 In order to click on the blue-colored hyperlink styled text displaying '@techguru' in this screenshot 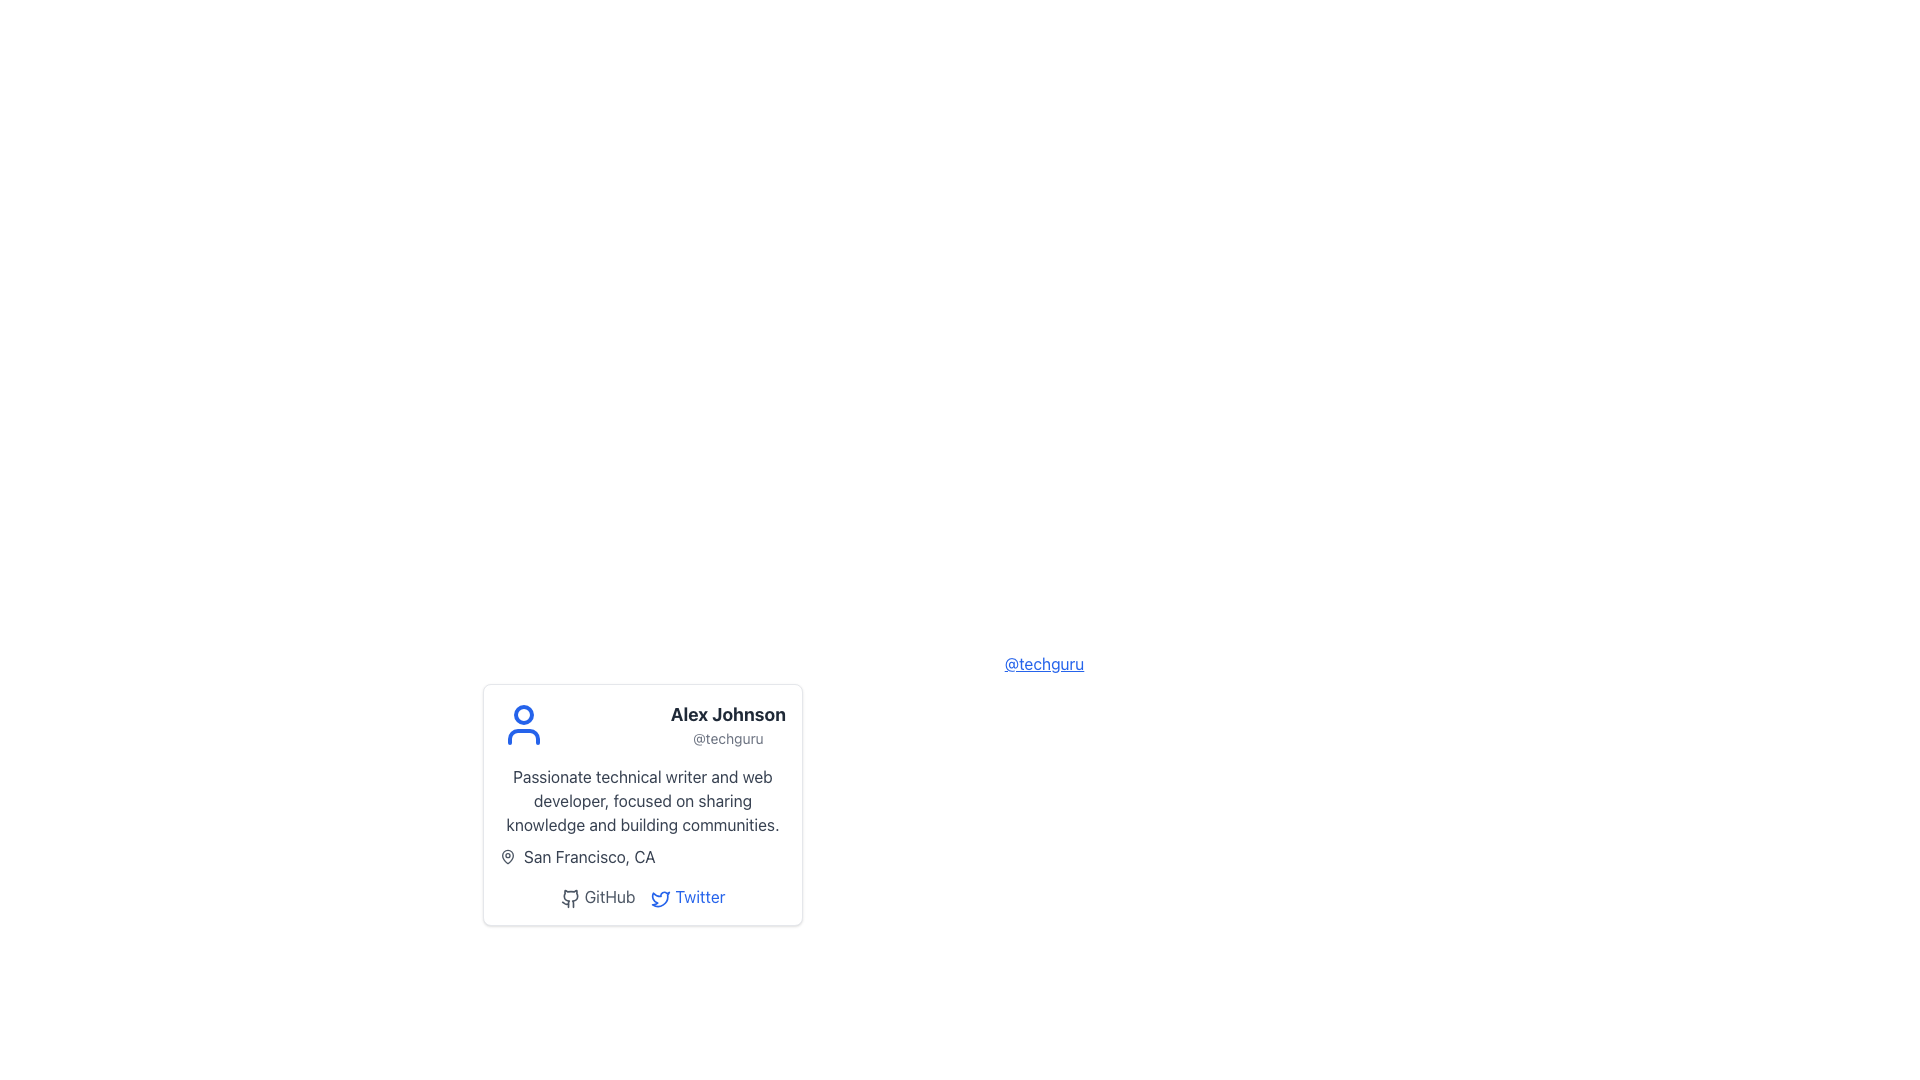, I will do `click(1043, 663)`.